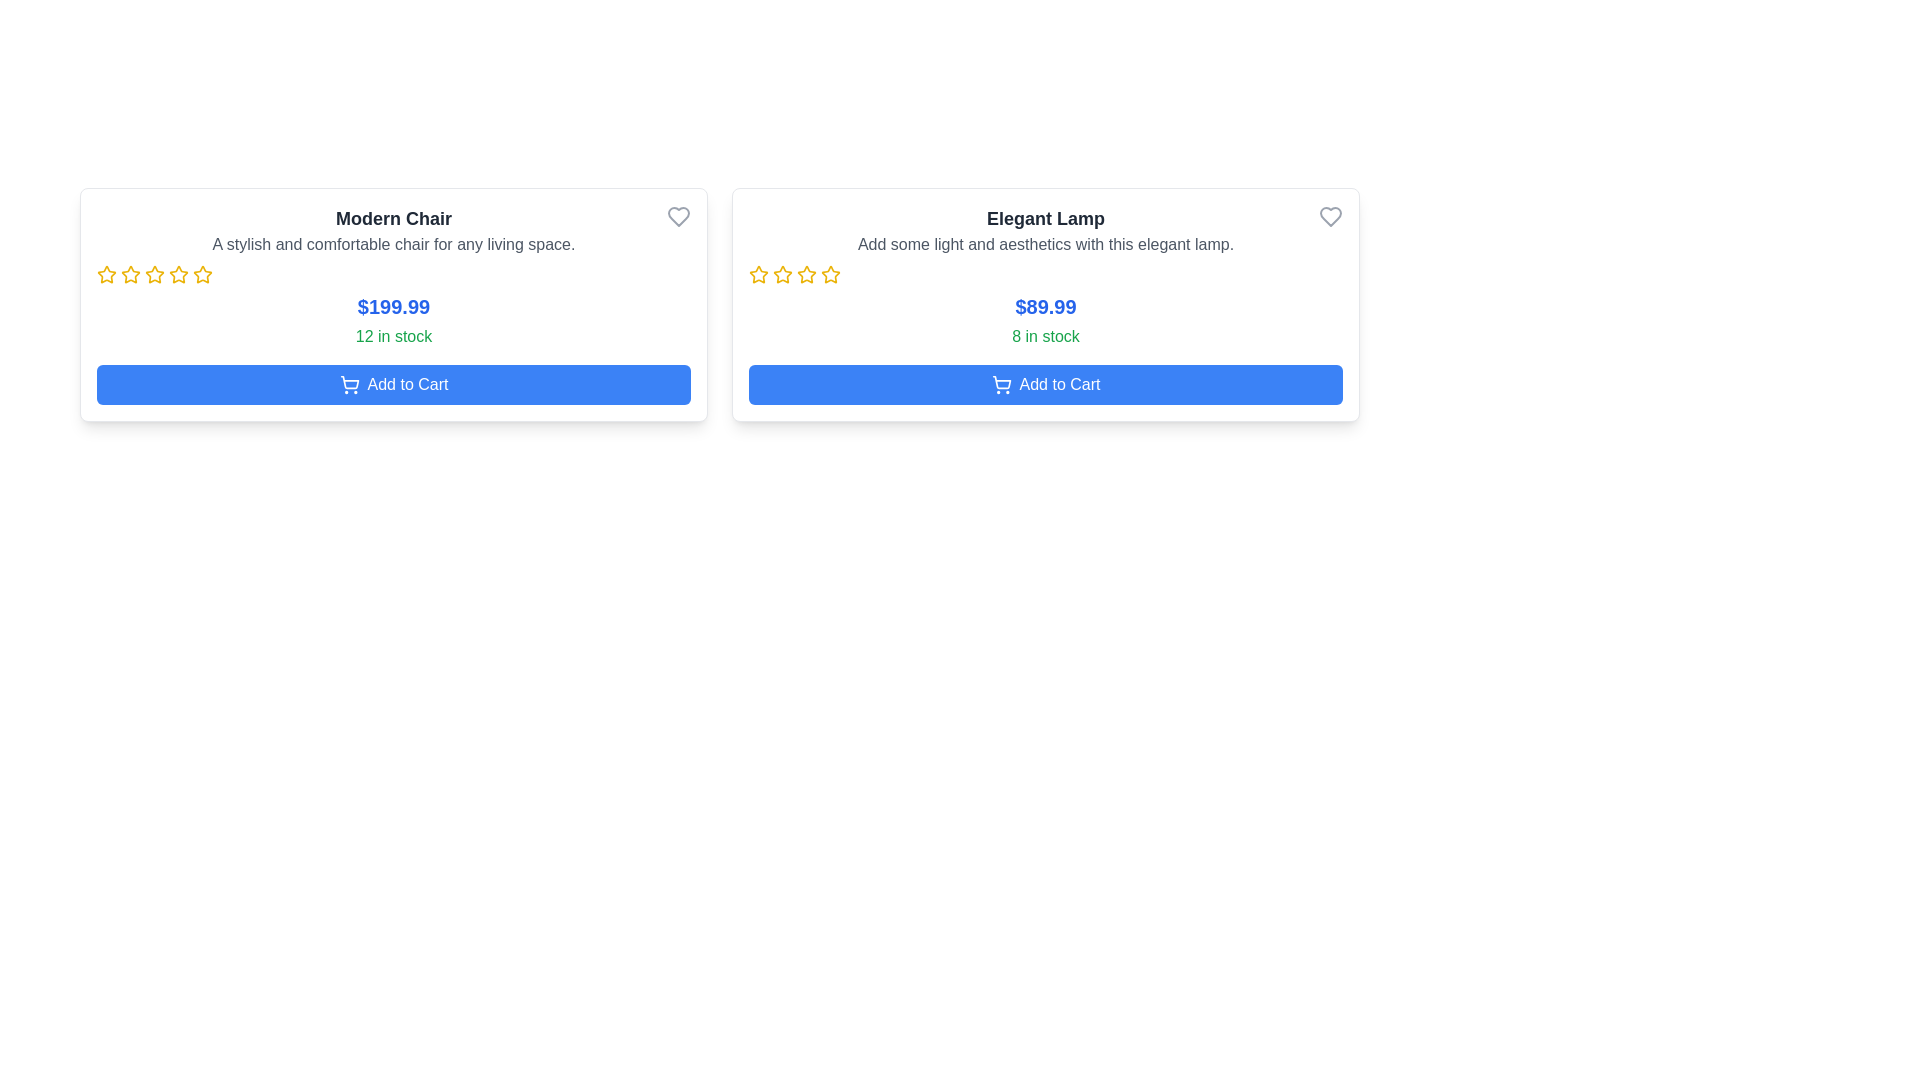 This screenshot has height=1080, width=1920. I want to click on the yellow star icon at the leftmost position of the five-star rating component for the 'Elegant Lamp', so click(757, 274).